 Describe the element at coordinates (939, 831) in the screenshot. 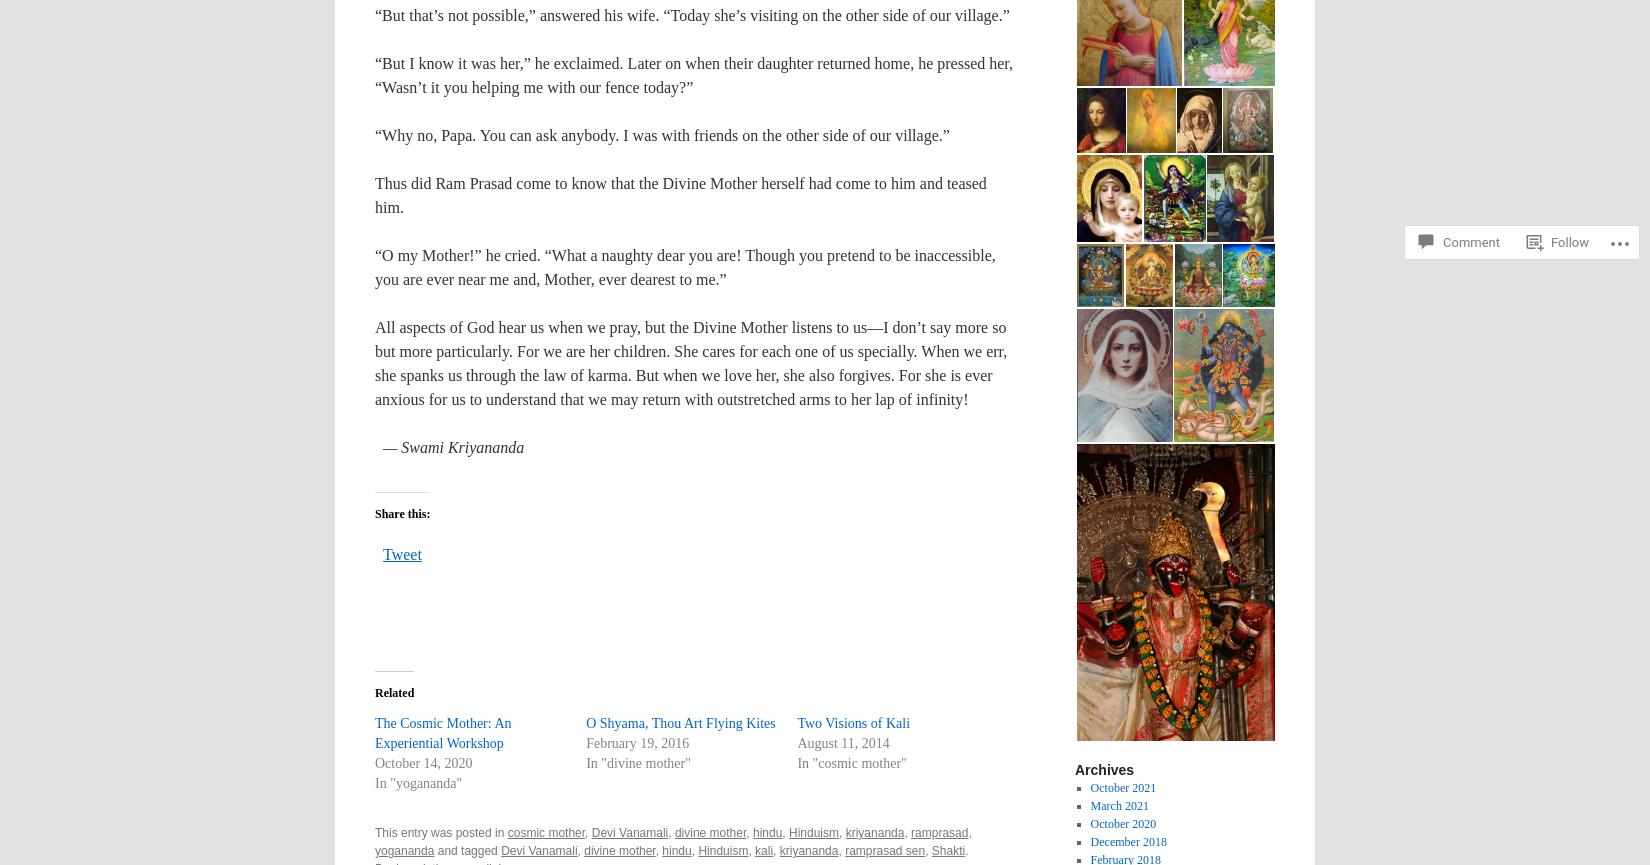

I see `'ramprasad'` at that location.